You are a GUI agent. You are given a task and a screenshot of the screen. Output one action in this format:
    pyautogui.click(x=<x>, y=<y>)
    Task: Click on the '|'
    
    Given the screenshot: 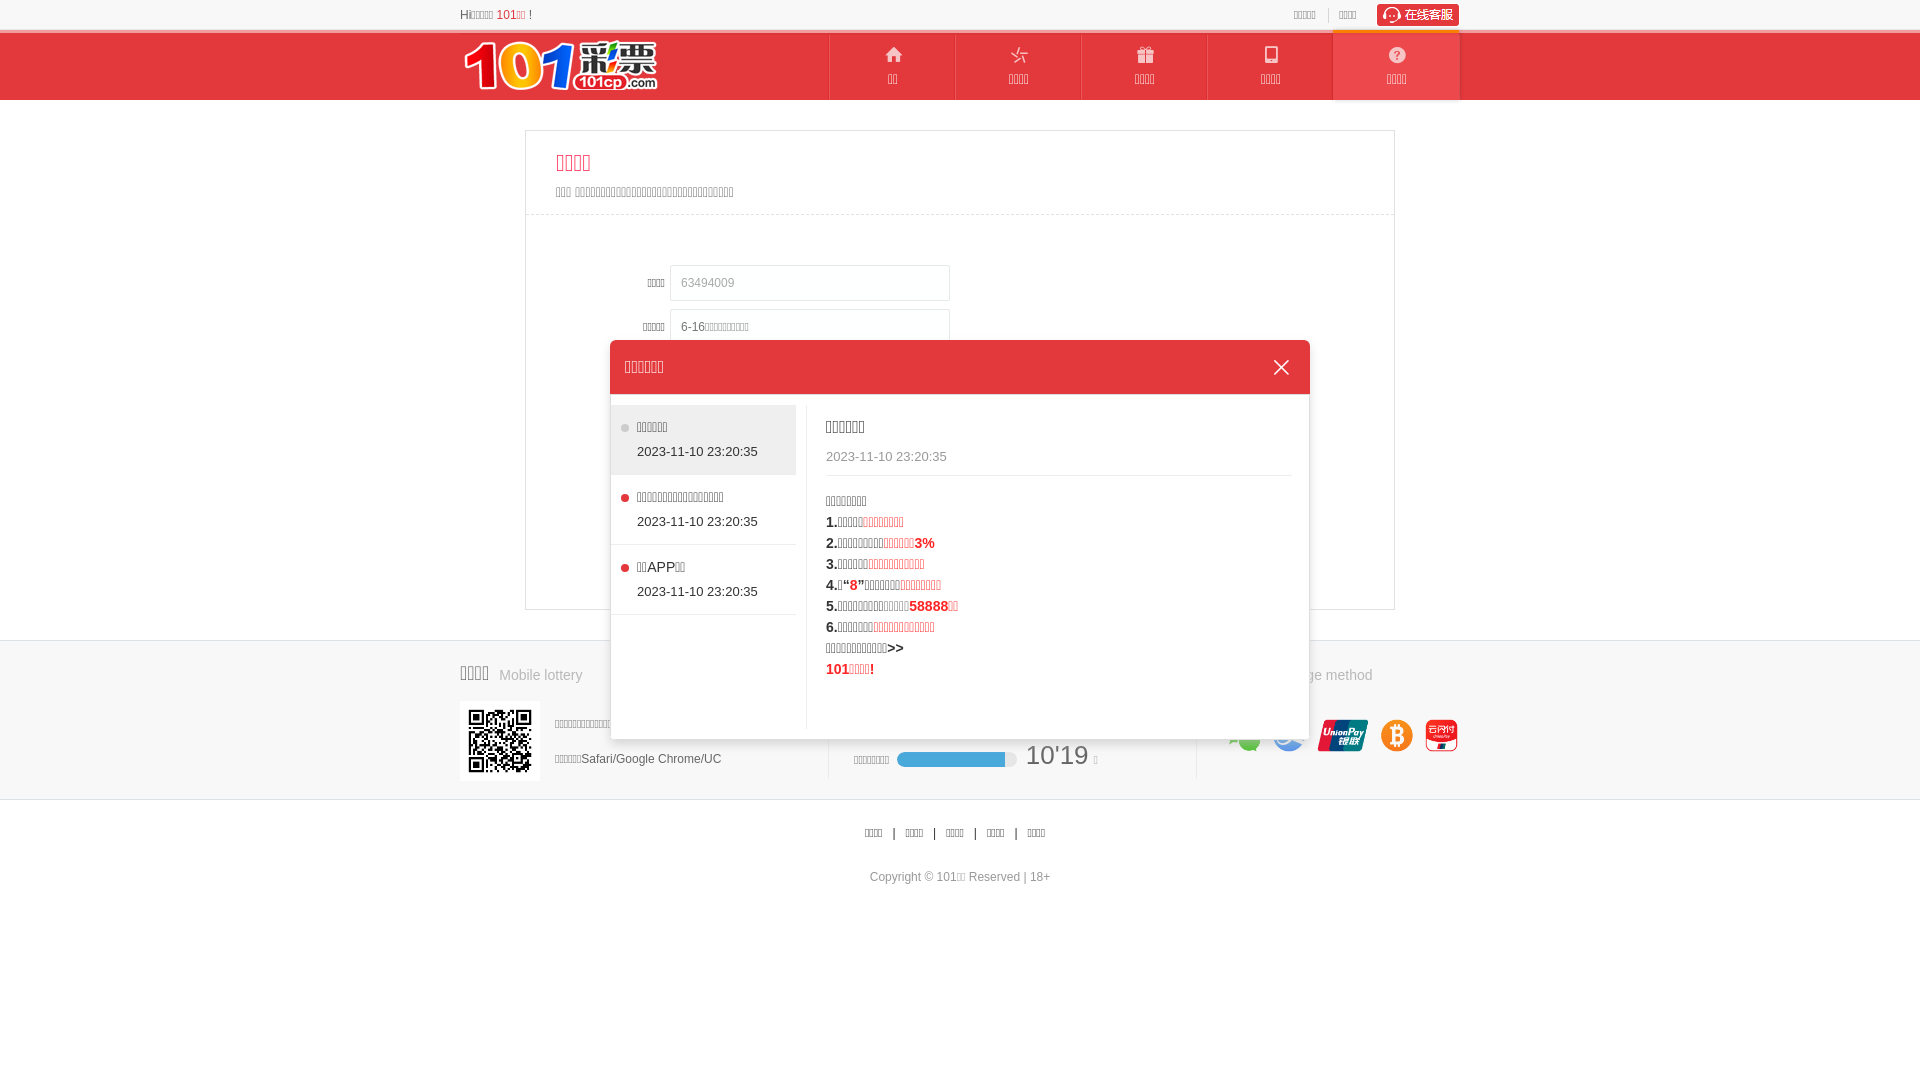 What is the action you would take?
    pyautogui.click(x=975, y=833)
    